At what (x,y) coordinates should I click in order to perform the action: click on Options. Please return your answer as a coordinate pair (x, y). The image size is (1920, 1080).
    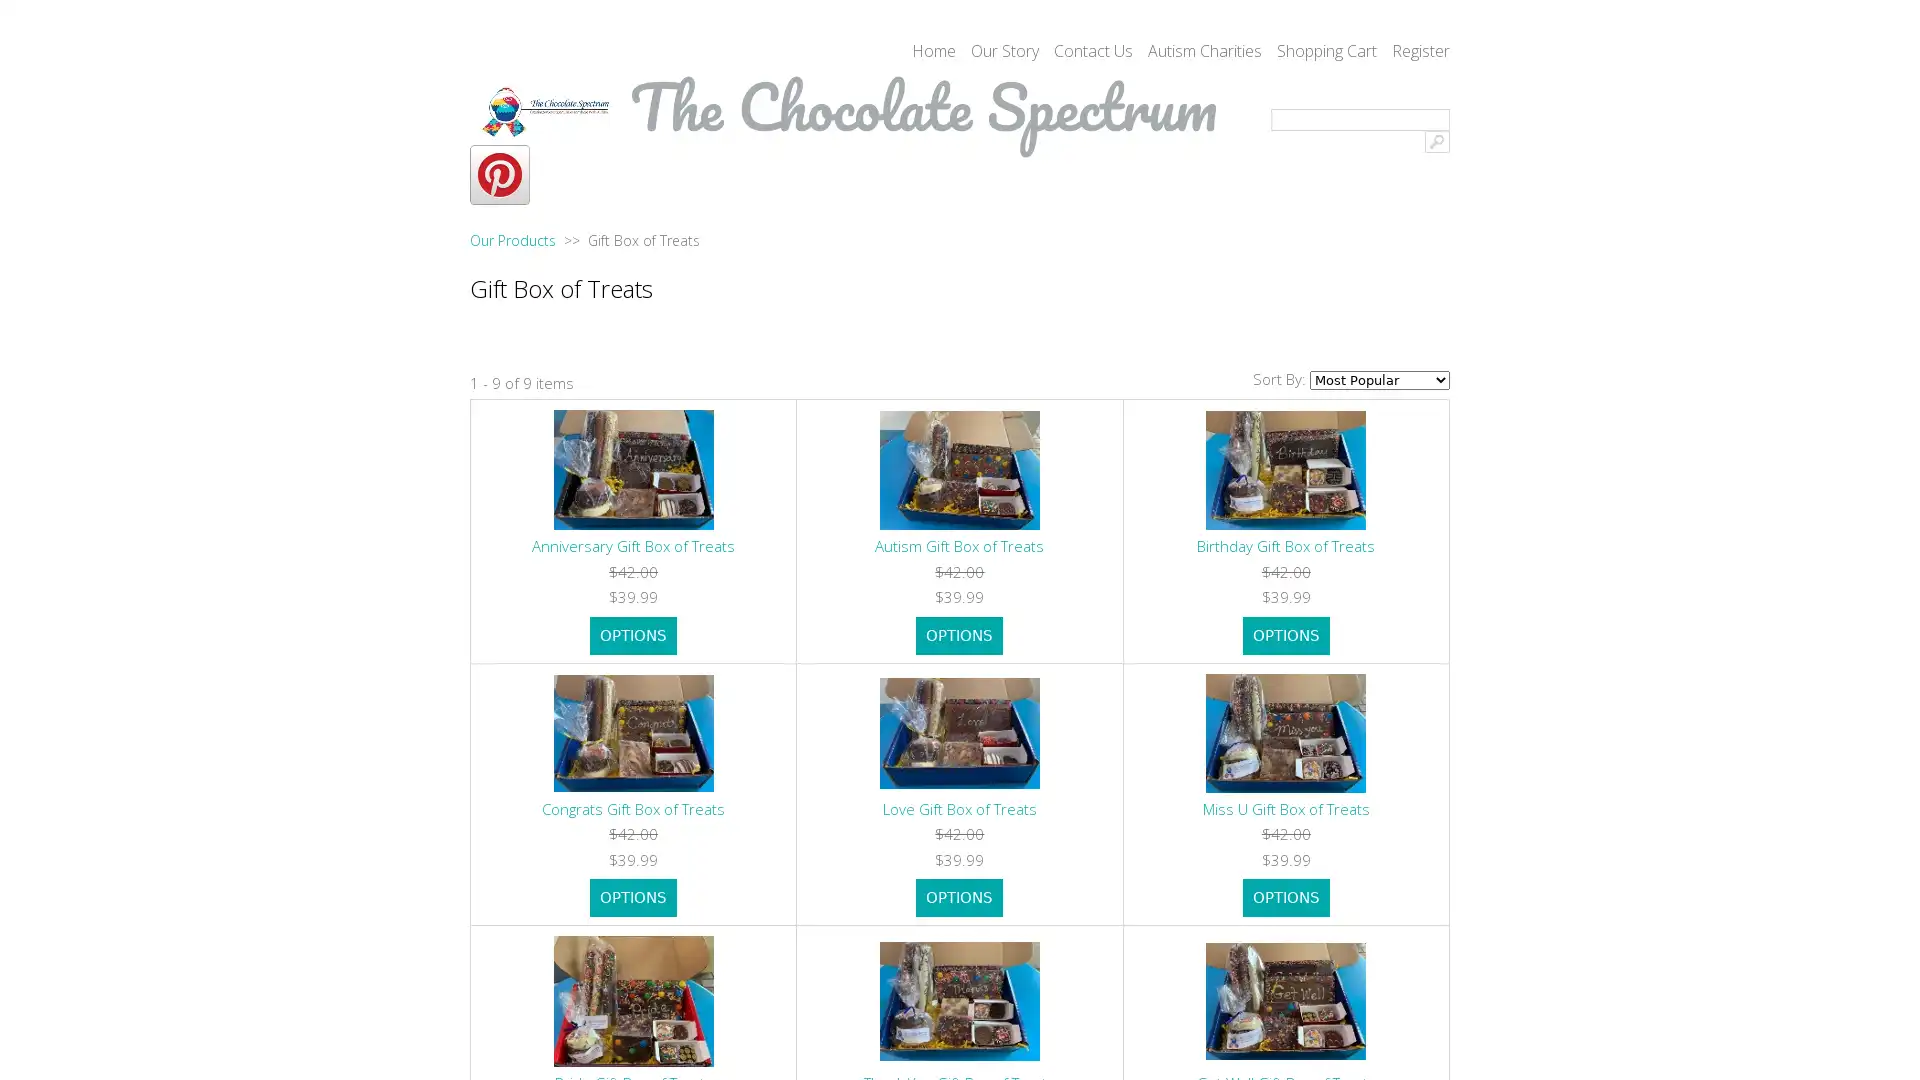
    Looking at the image, I should click on (632, 635).